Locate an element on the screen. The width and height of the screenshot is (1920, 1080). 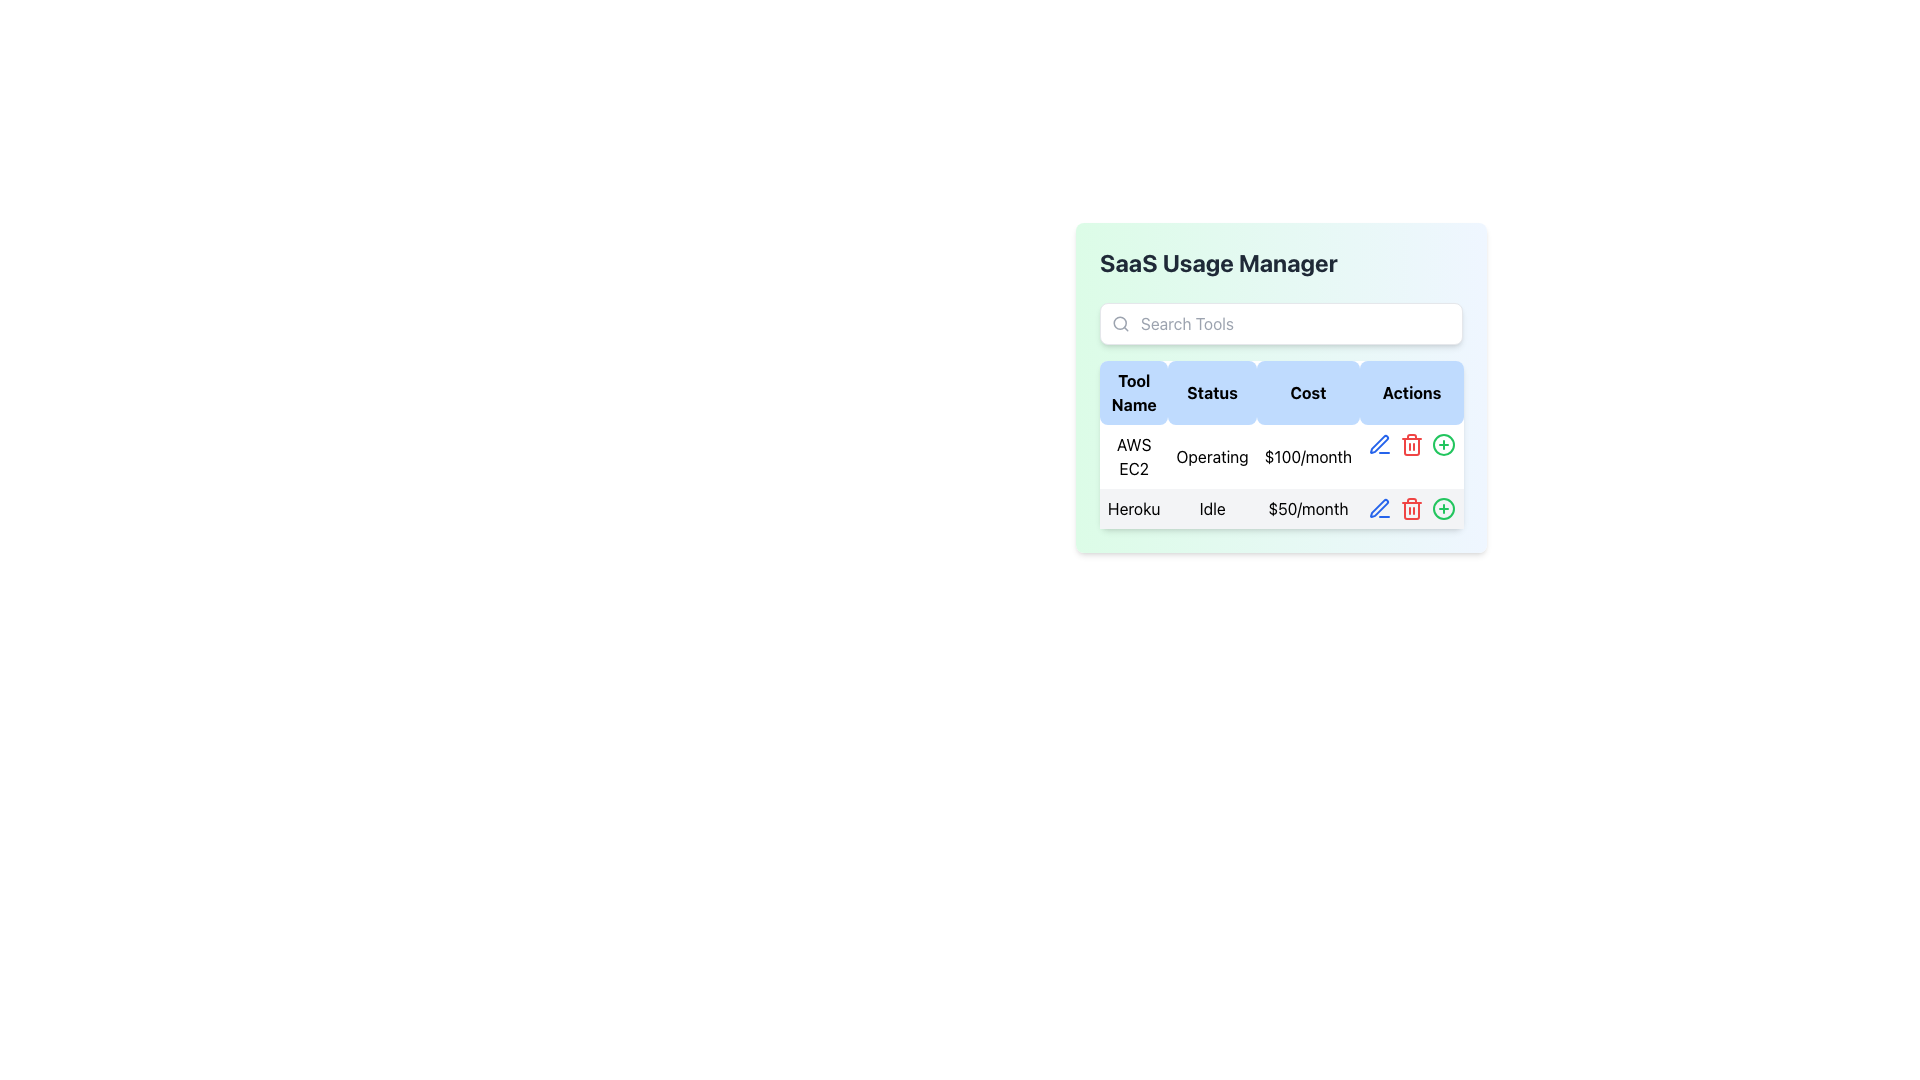
the interactive button associated with 'Heroku' in the Actions column is located at coordinates (1444, 443).